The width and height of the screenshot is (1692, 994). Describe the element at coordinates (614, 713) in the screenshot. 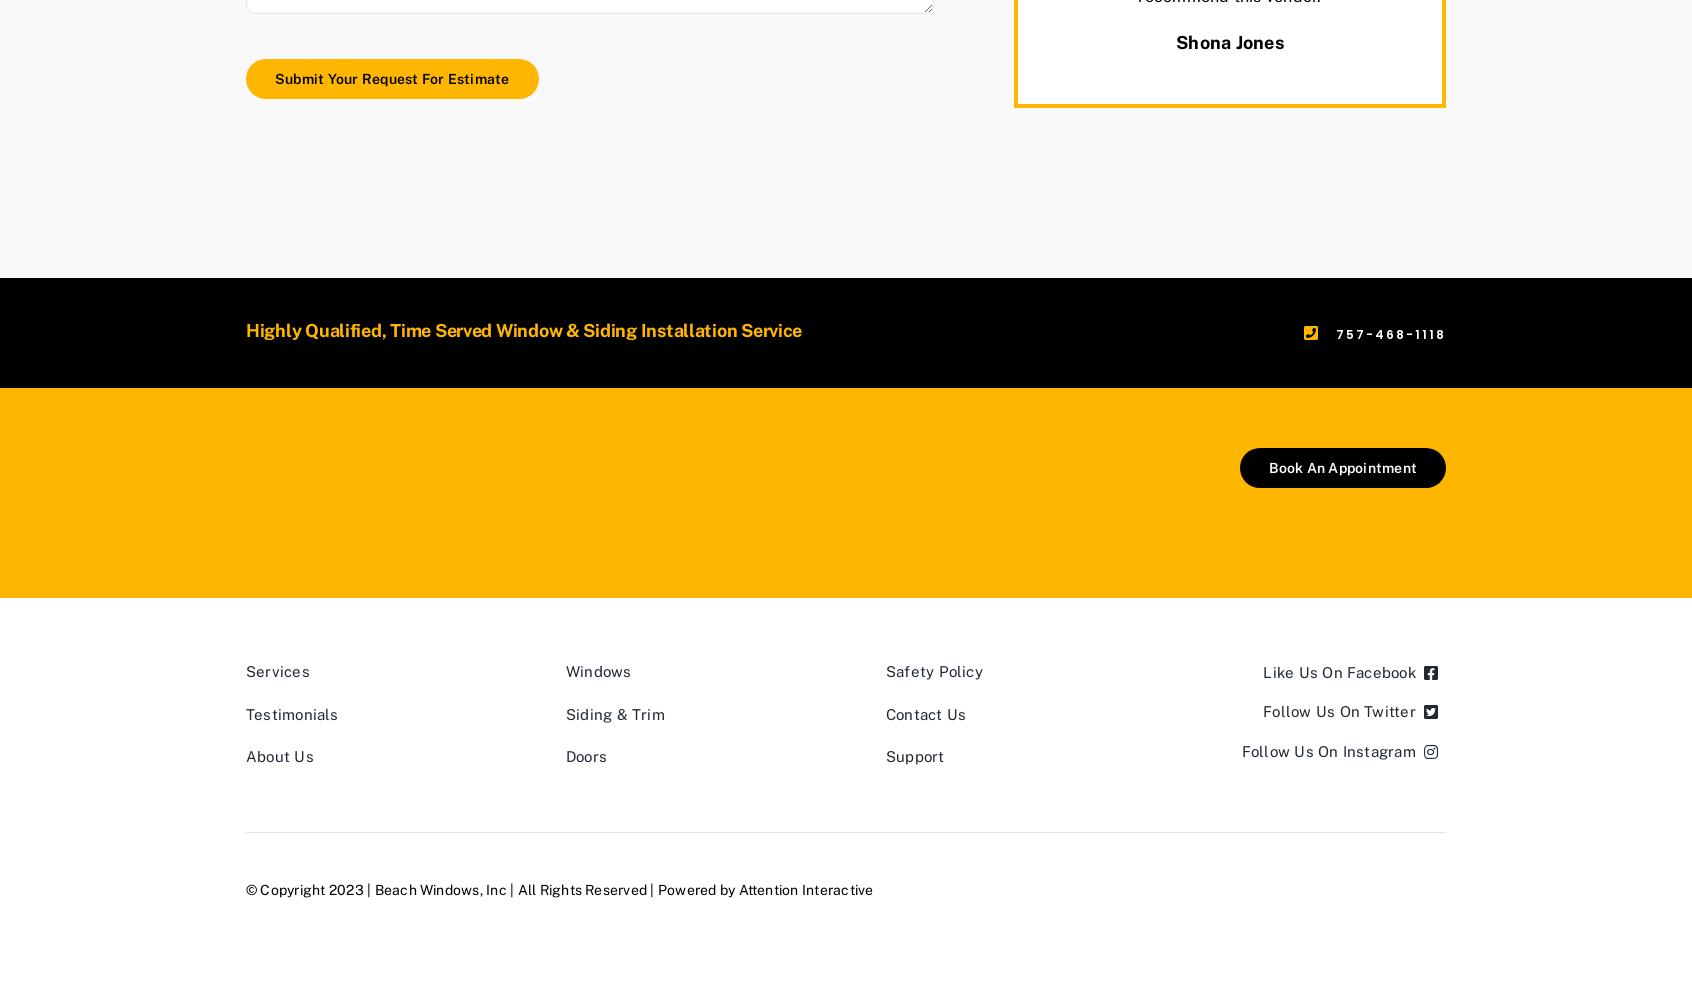

I see `'Siding & Trim'` at that location.